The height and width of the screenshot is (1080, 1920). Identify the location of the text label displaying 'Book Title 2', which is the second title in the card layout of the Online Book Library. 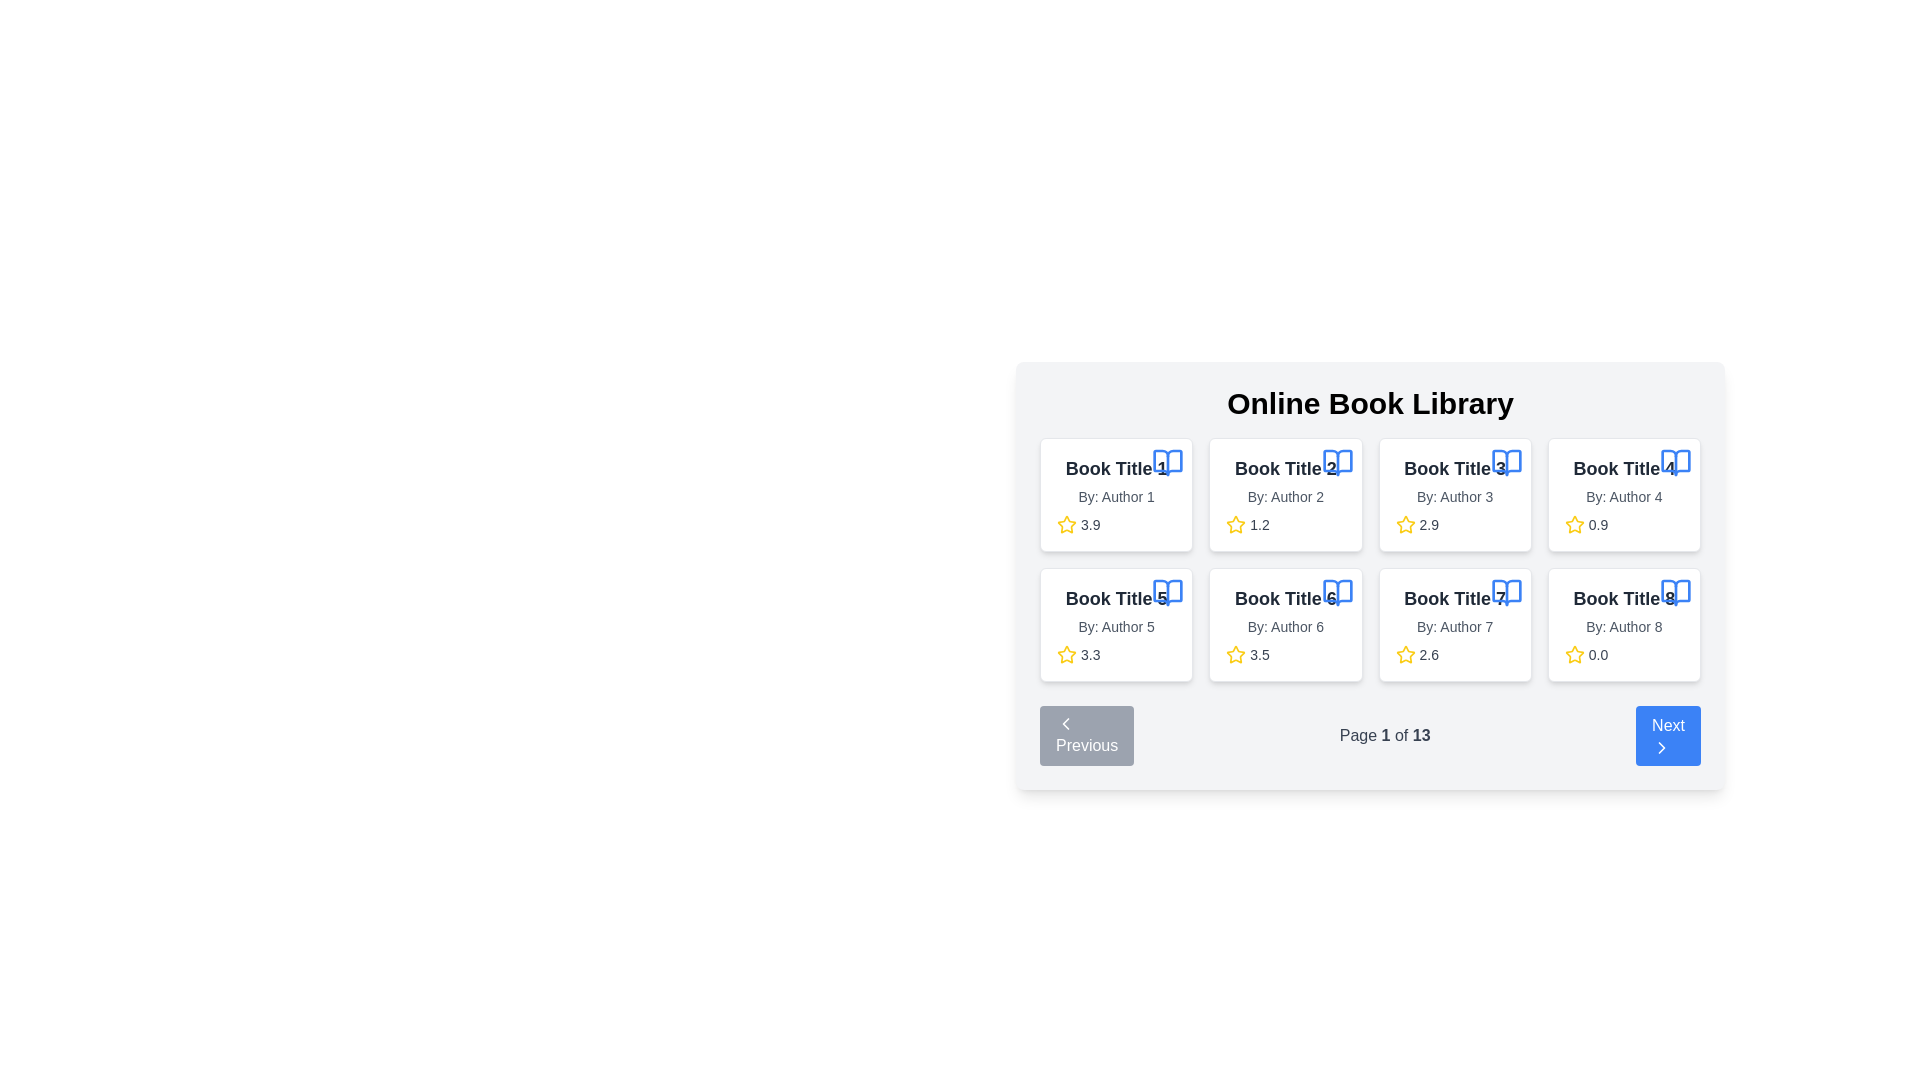
(1285, 469).